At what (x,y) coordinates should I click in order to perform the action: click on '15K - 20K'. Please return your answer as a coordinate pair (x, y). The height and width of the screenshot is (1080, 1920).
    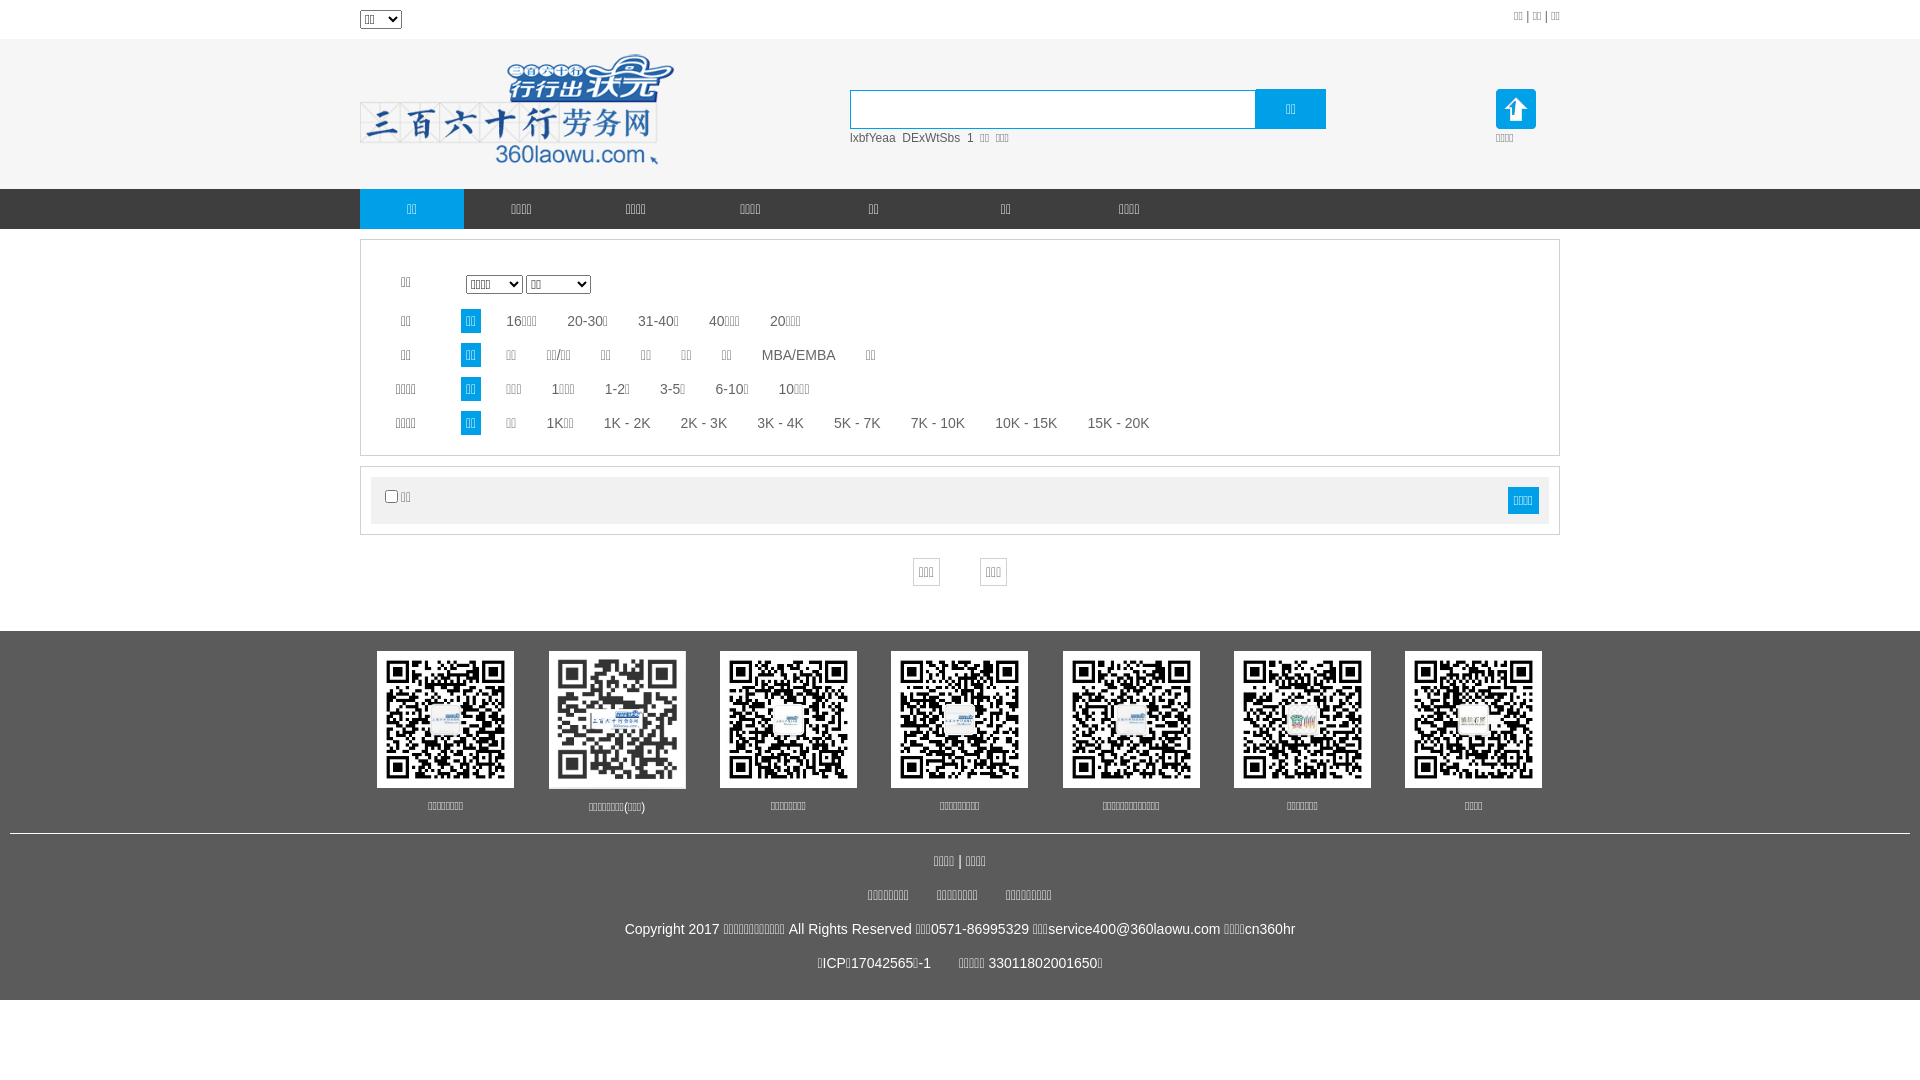
    Looking at the image, I should click on (1117, 422).